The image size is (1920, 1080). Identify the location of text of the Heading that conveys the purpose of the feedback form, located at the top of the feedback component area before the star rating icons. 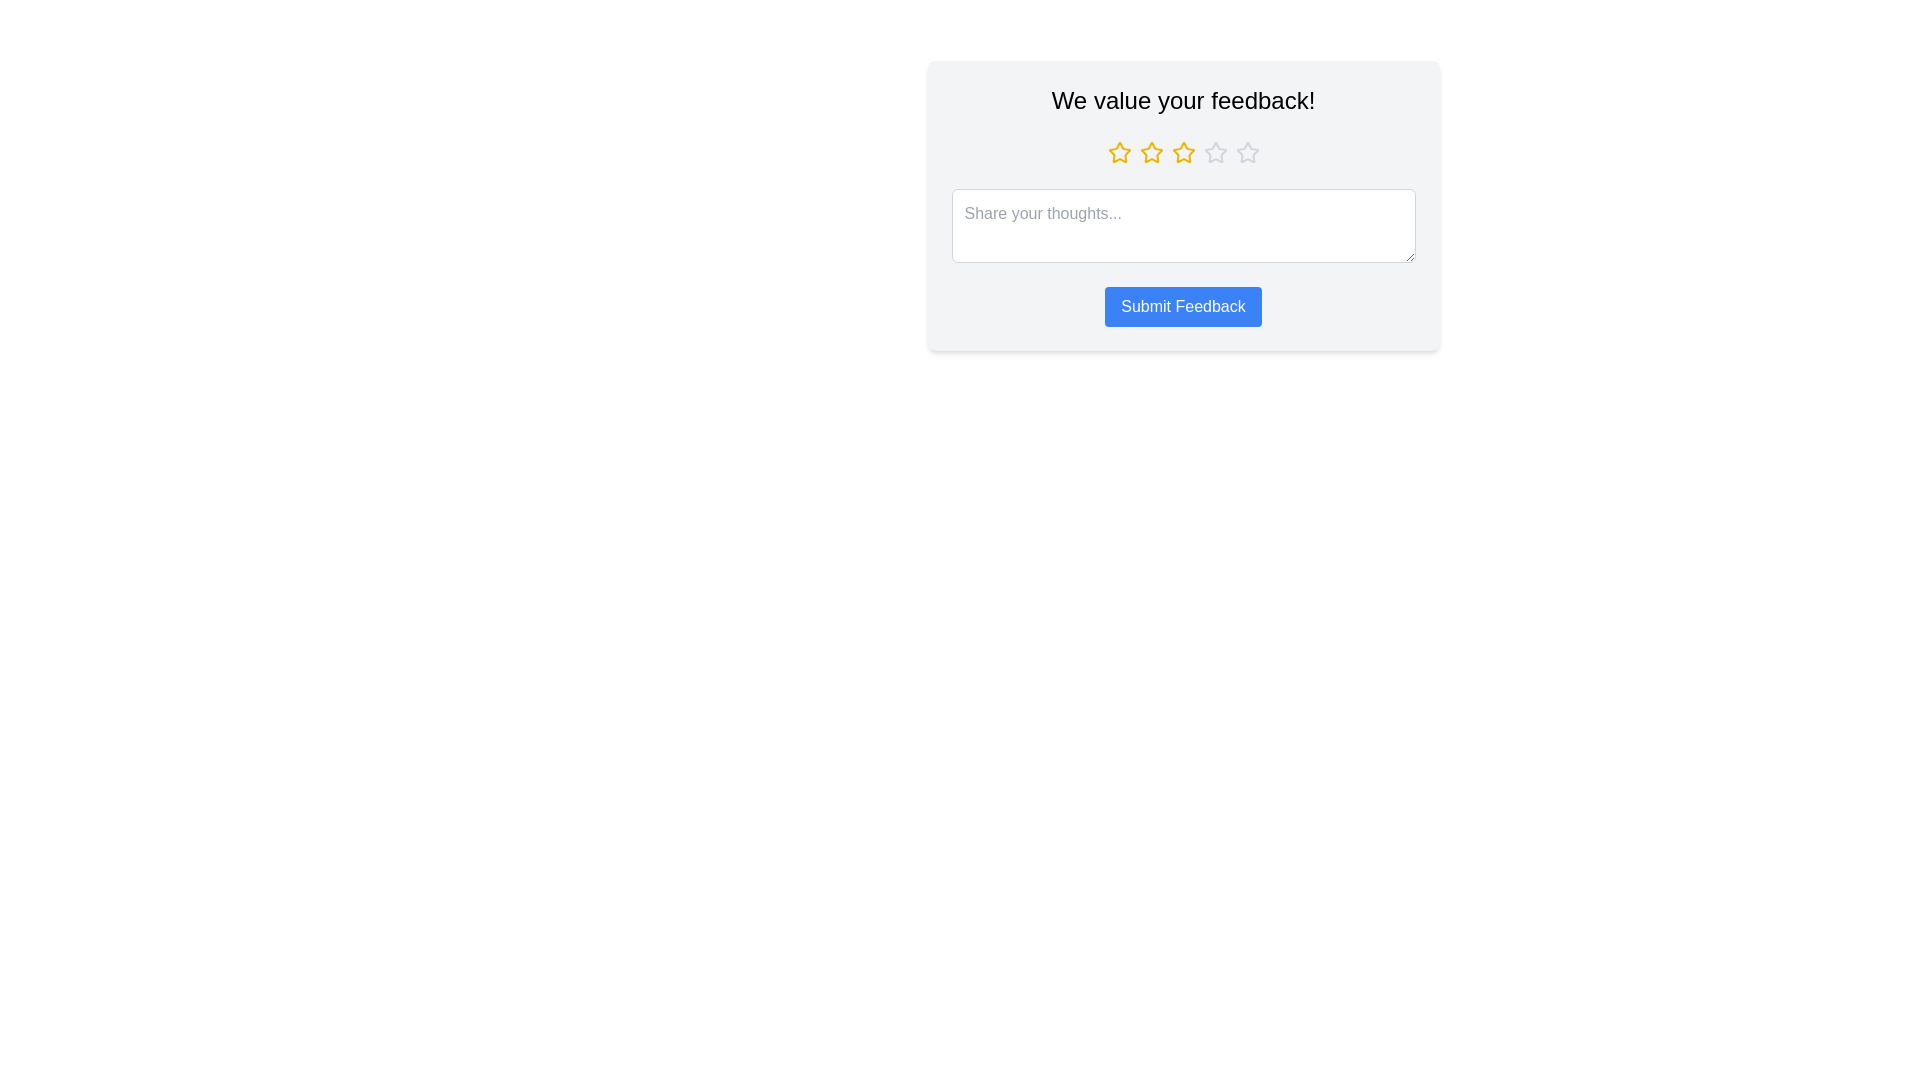
(1183, 100).